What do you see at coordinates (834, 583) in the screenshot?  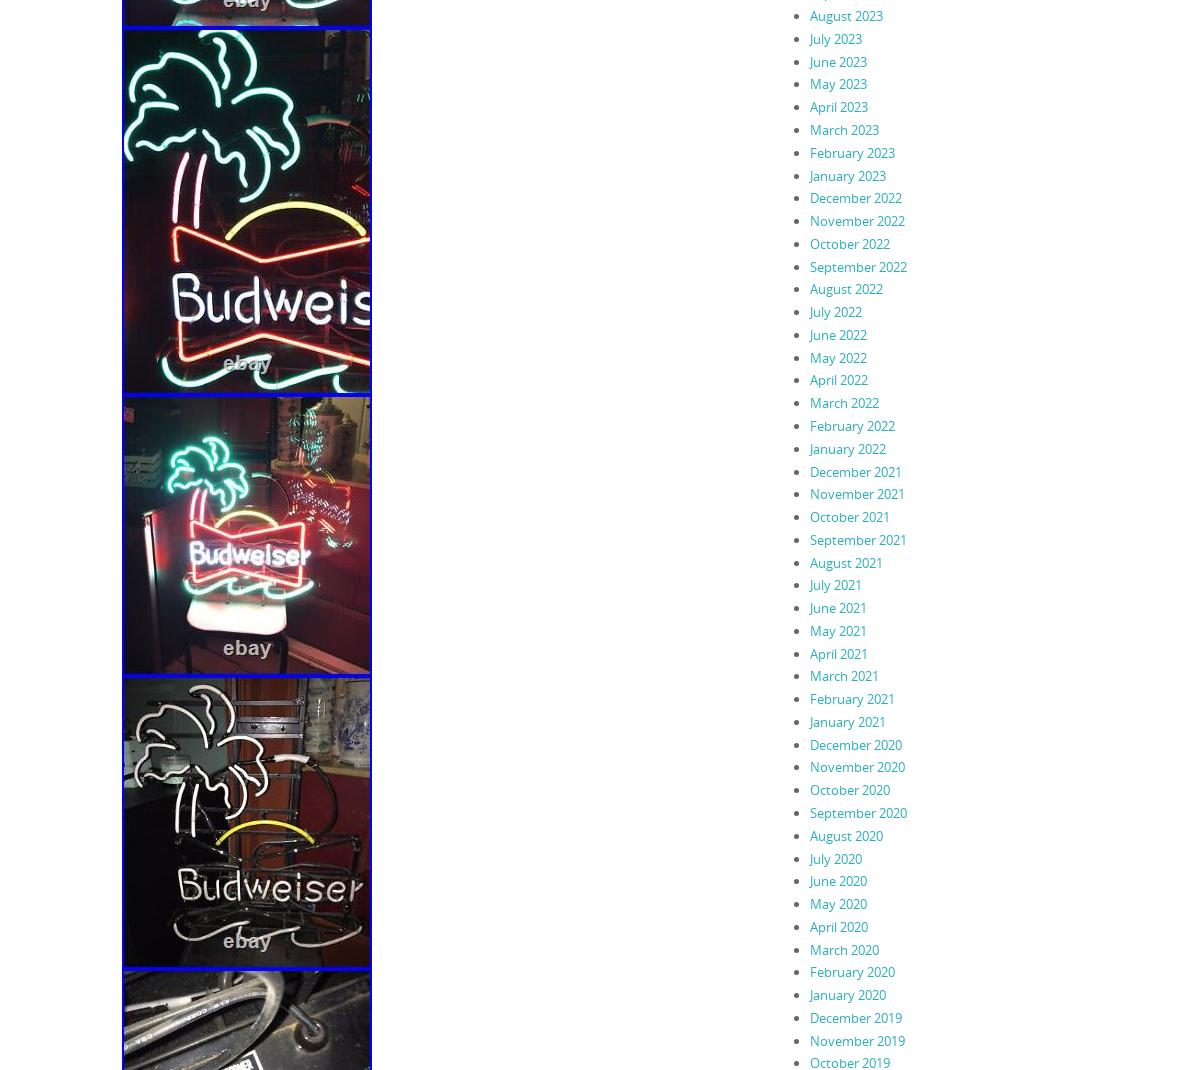 I see `'July 2021'` at bounding box center [834, 583].